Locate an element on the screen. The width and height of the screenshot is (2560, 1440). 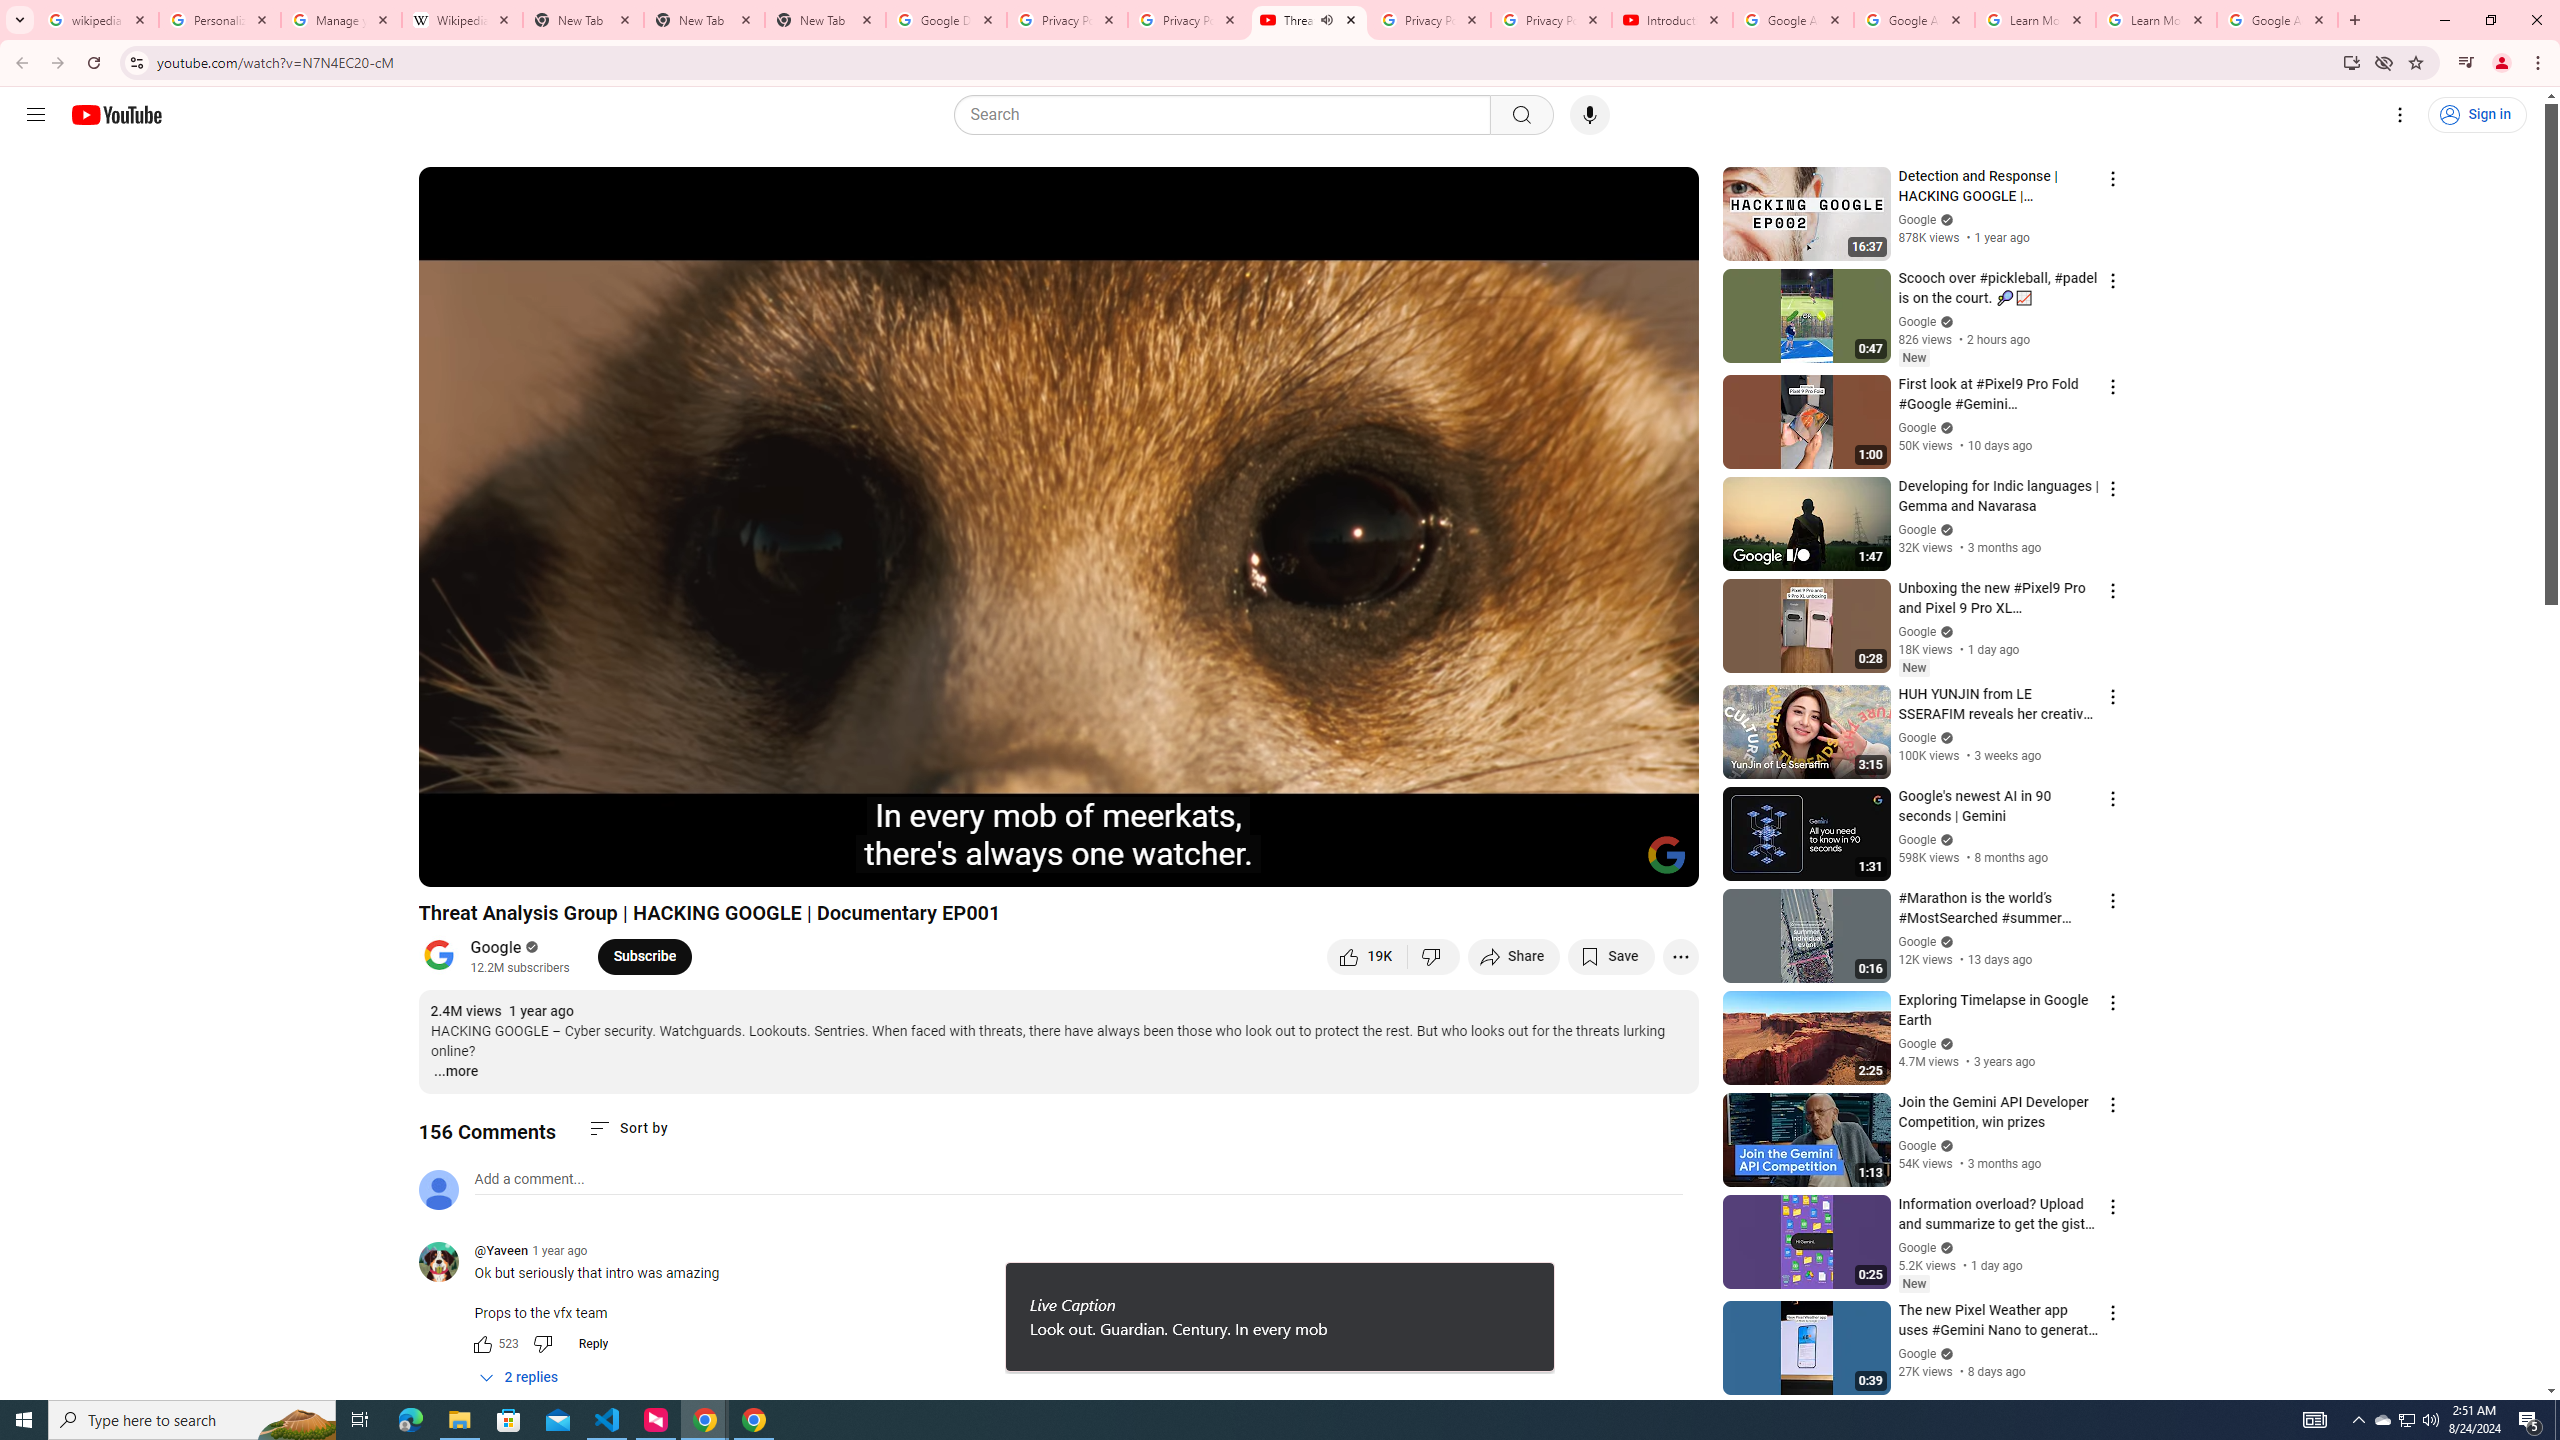
'Channel watermark' is located at coordinates (1666, 854).